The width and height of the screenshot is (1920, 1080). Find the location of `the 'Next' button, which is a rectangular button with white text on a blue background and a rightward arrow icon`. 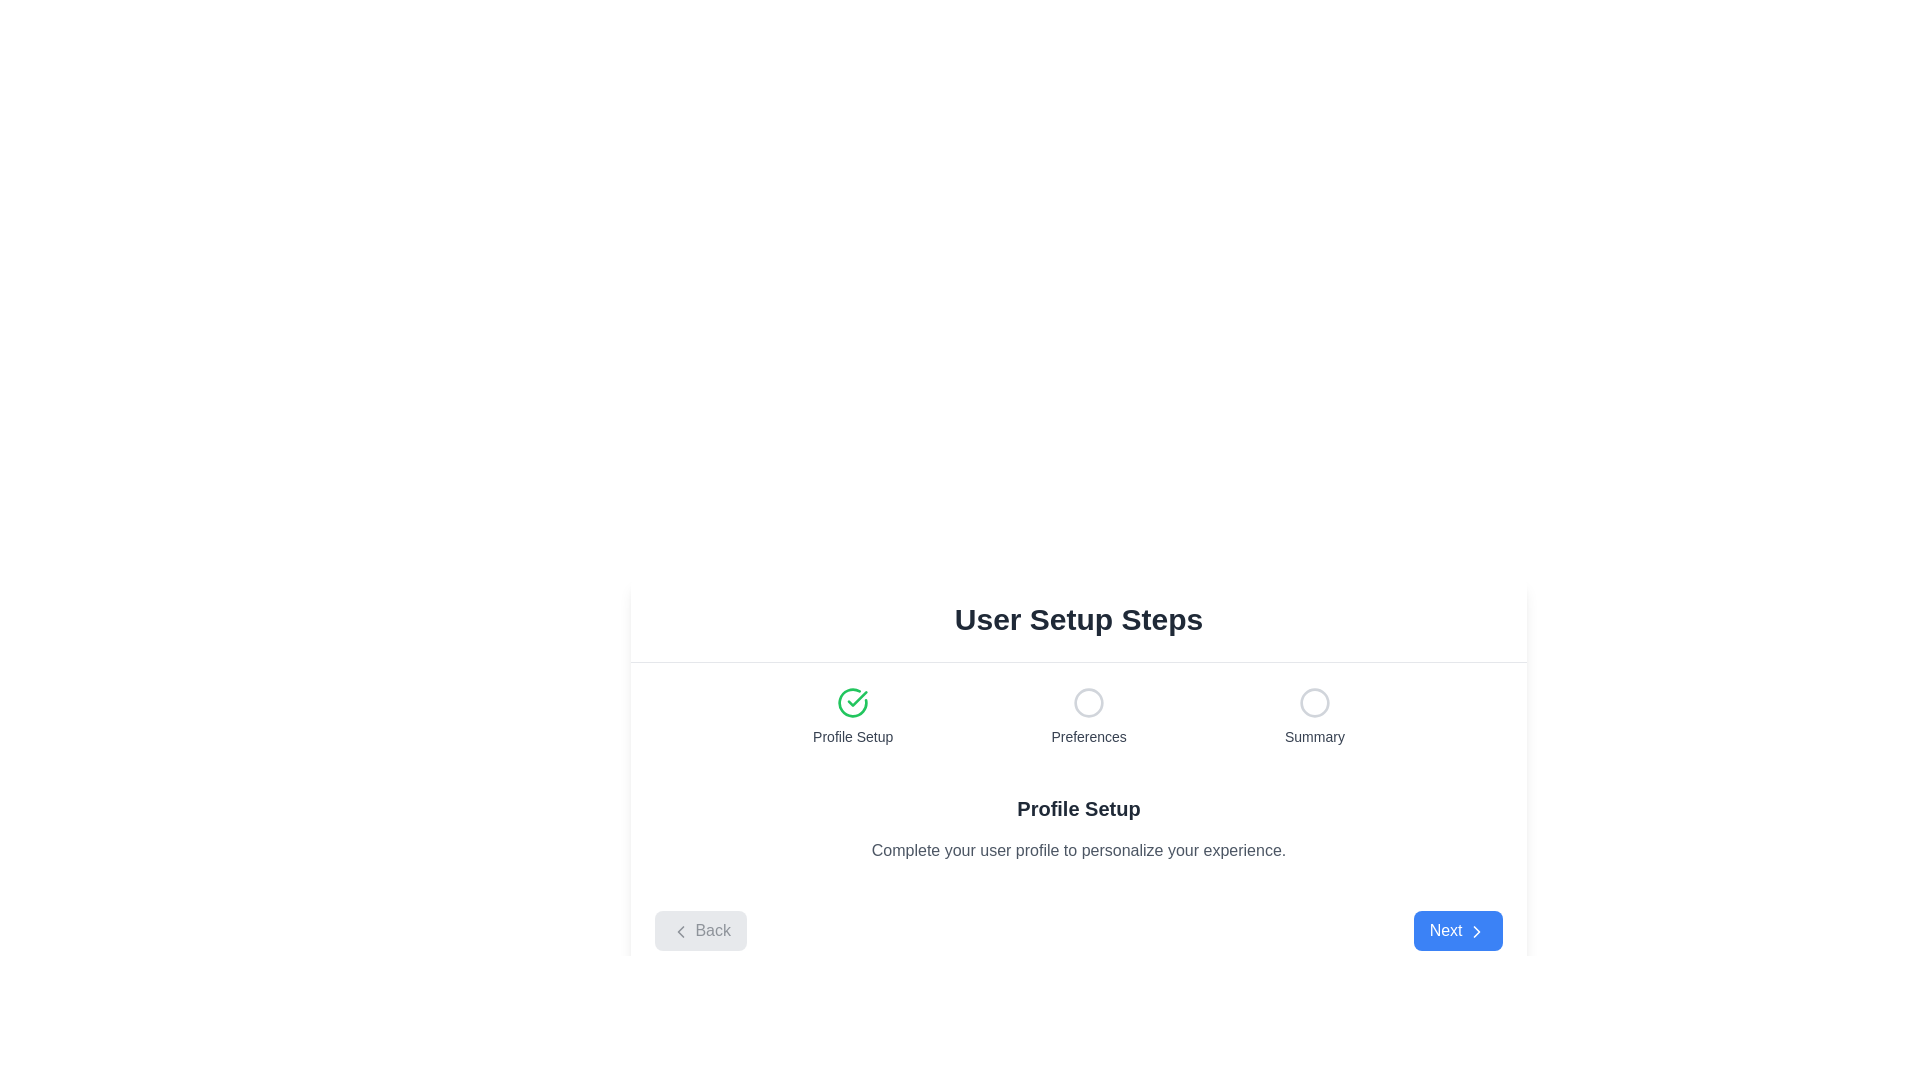

the 'Next' button, which is a rectangular button with white text on a blue background and a rightward arrow icon is located at coordinates (1458, 930).